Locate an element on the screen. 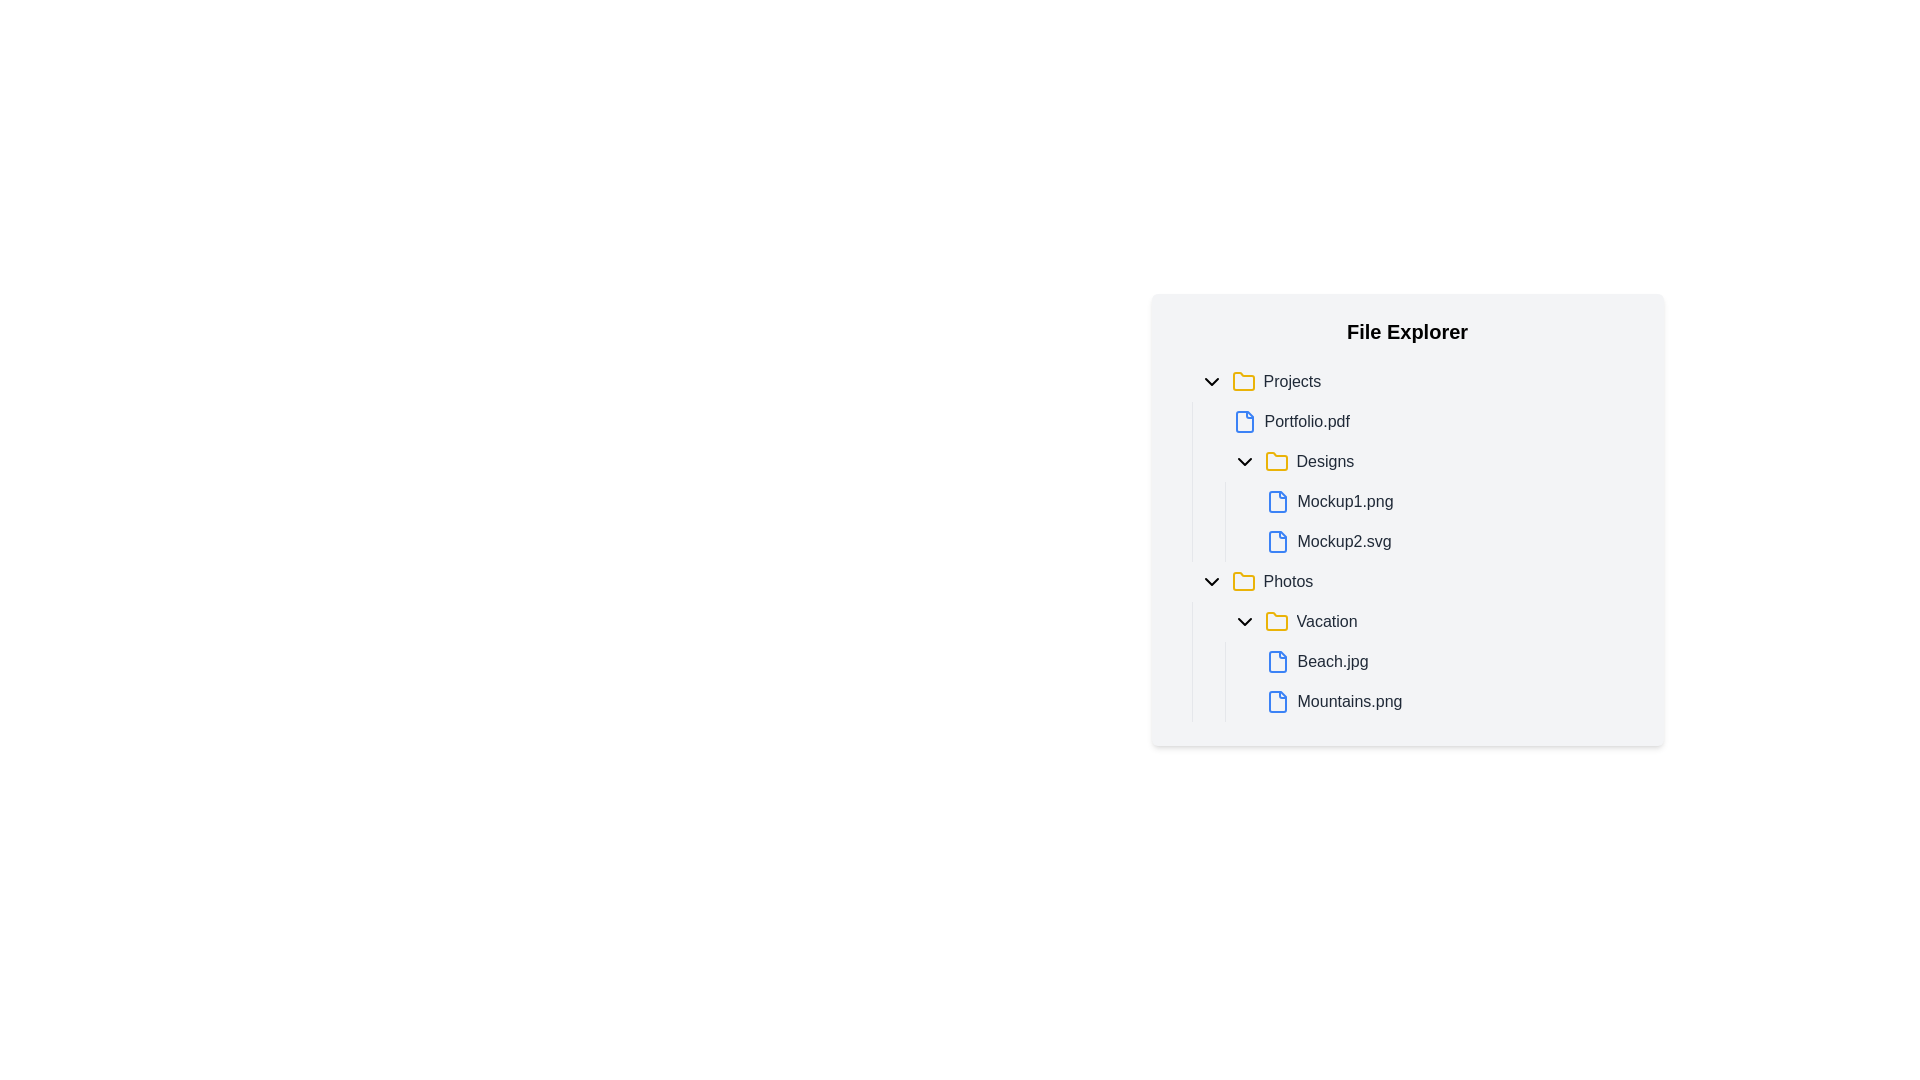 The image size is (1920, 1080). the 'Photos' folder entry in the file explorer is located at coordinates (1414, 582).